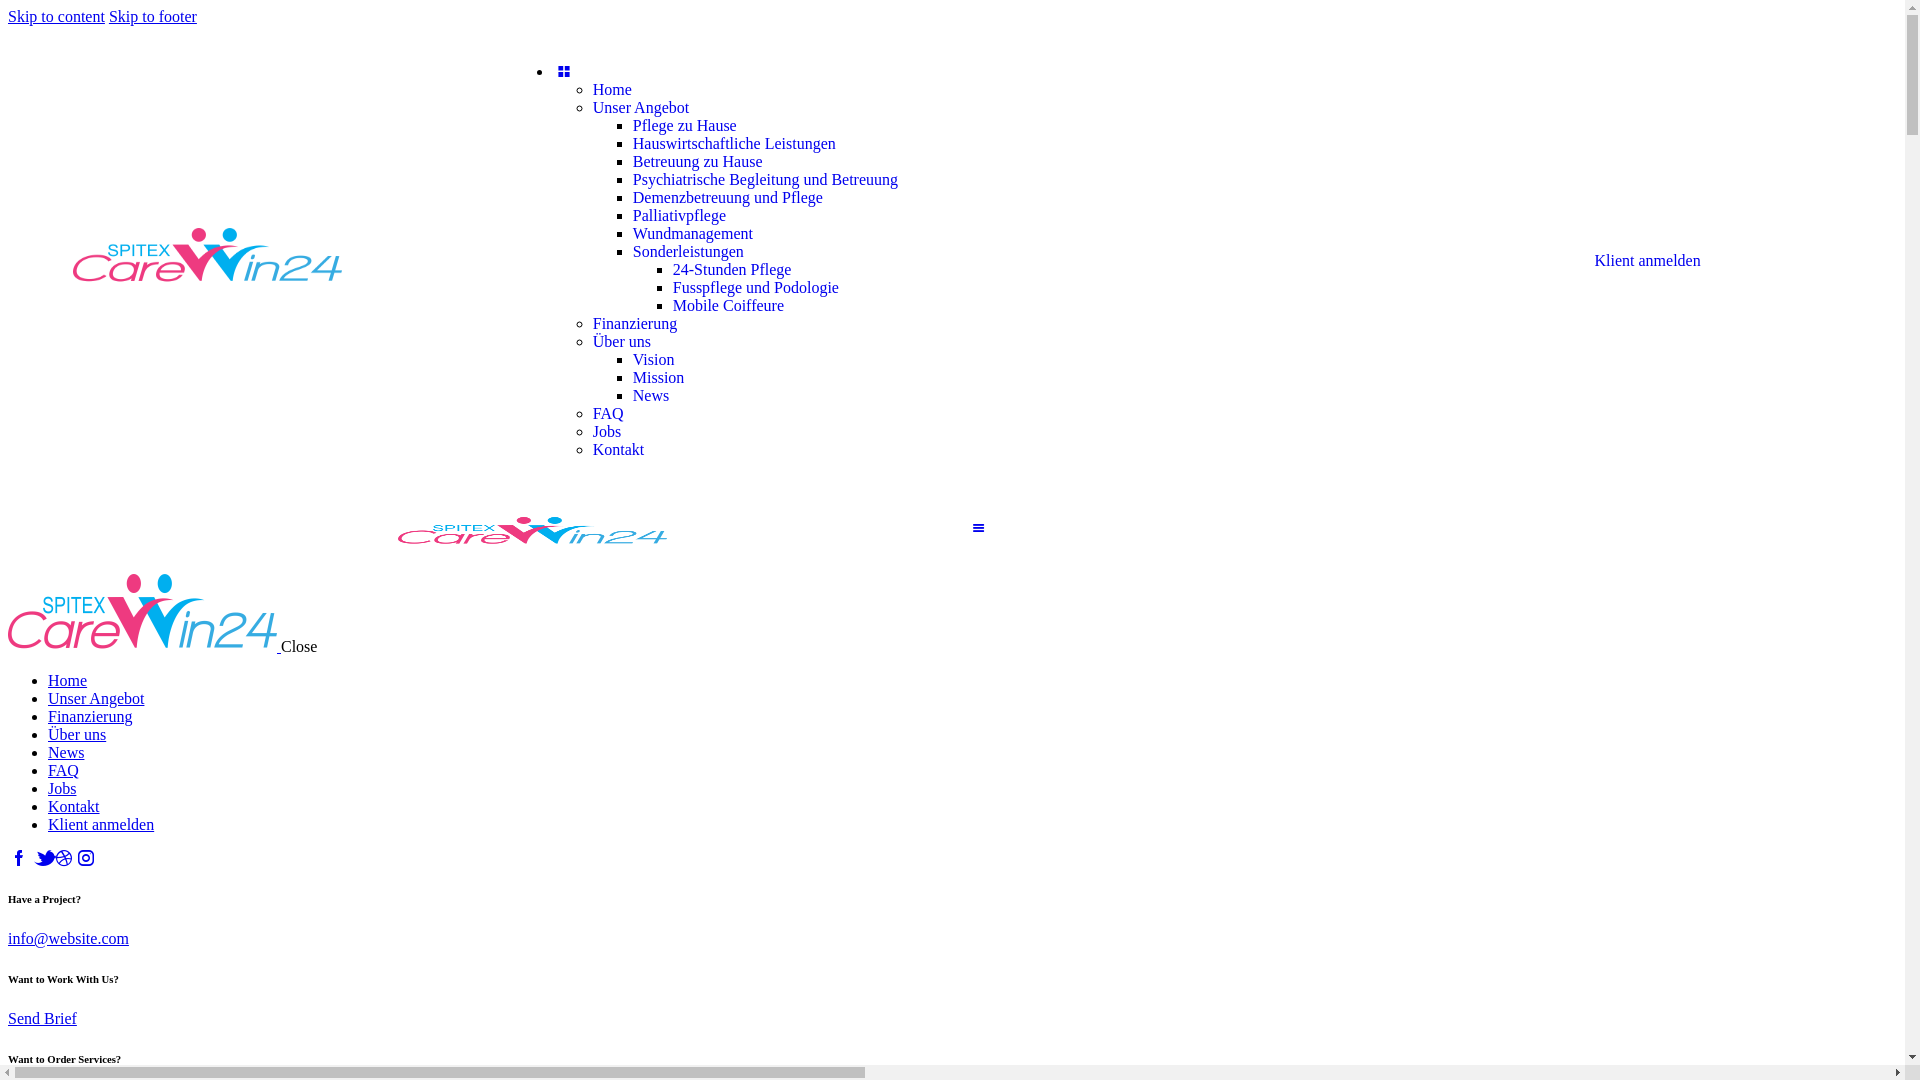  Describe the element at coordinates (679, 215) in the screenshot. I see `'Palliativpflege'` at that location.